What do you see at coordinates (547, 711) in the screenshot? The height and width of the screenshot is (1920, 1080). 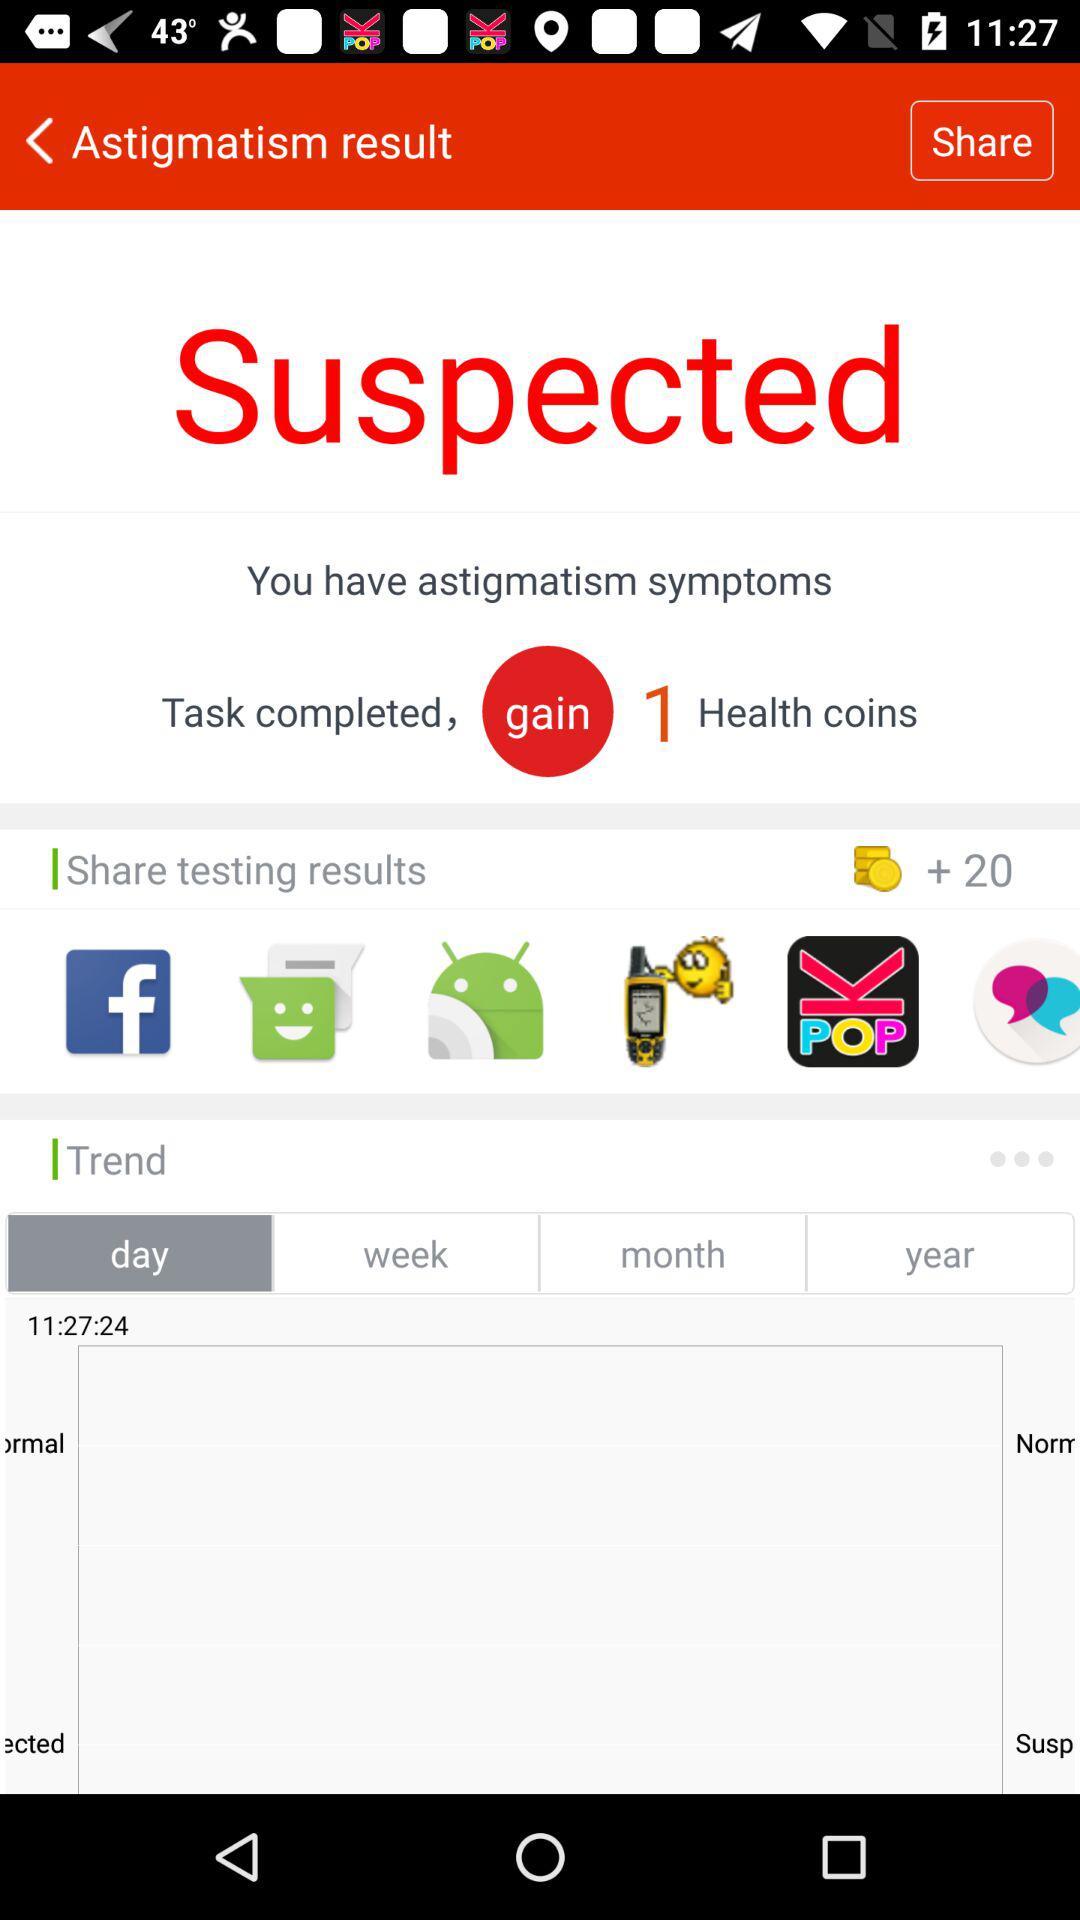 I see `item below you have astigmatism icon` at bounding box center [547, 711].